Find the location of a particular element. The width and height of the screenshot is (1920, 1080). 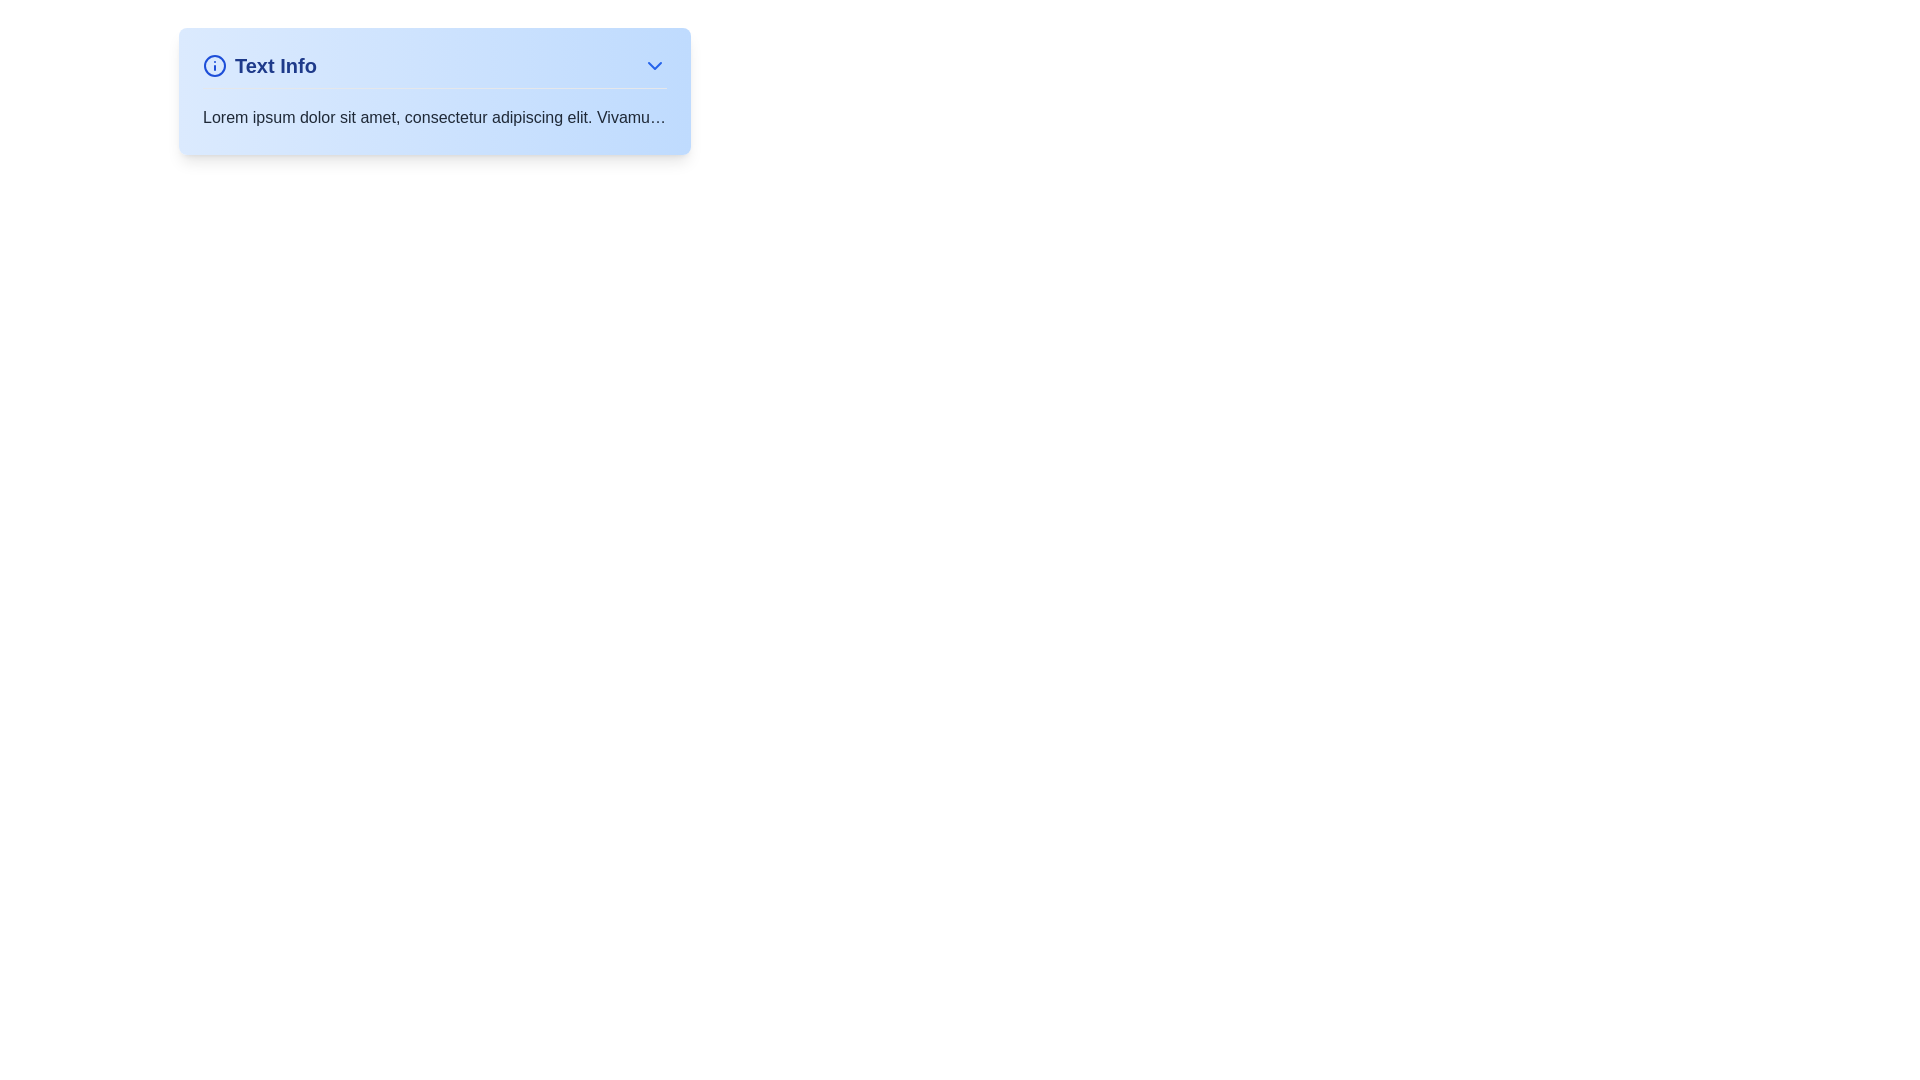

the paragraph text styled with a light gray font on a blue background for copying, located beneath the title 'Text Info' in the card component is located at coordinates (434, 118).